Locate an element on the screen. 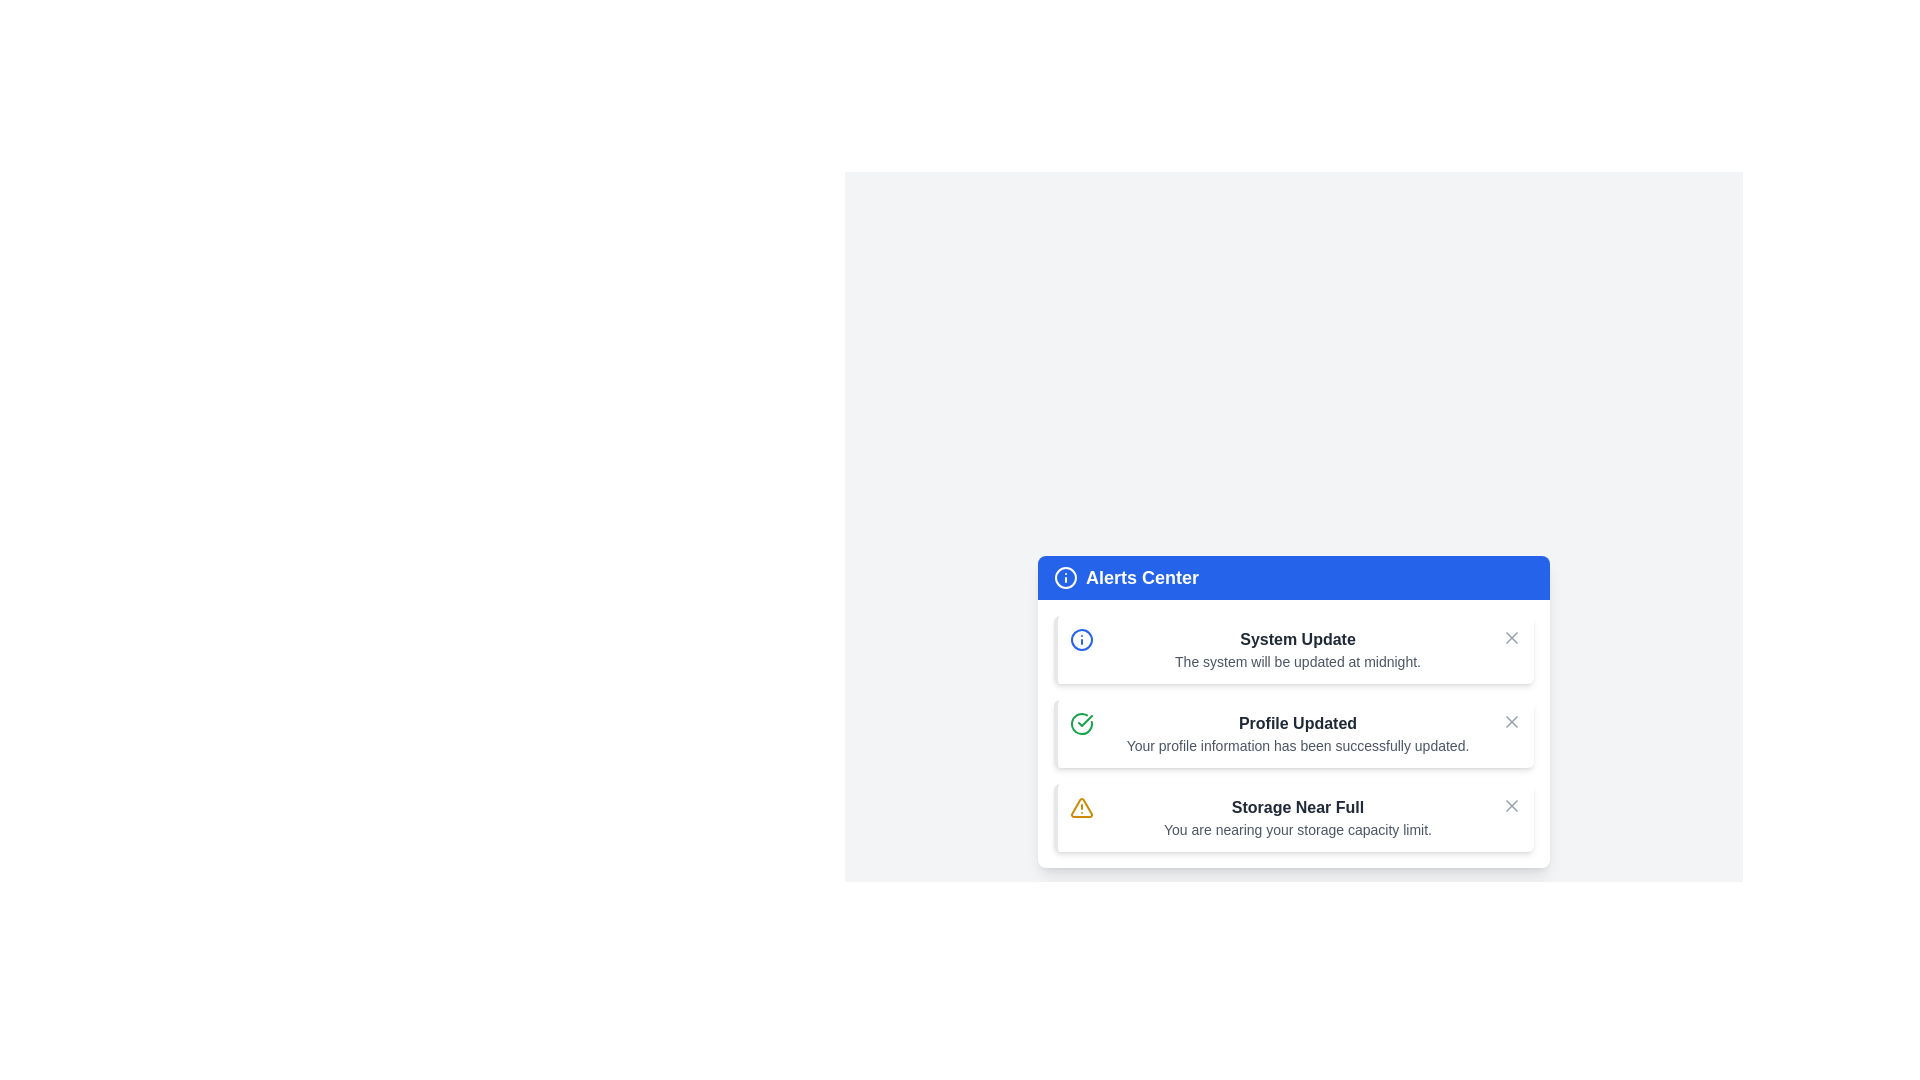  the circular icon in the 'System Update' alert section, which serves as a graphical indicator for the alert type is located at coordinates (1064, 578).